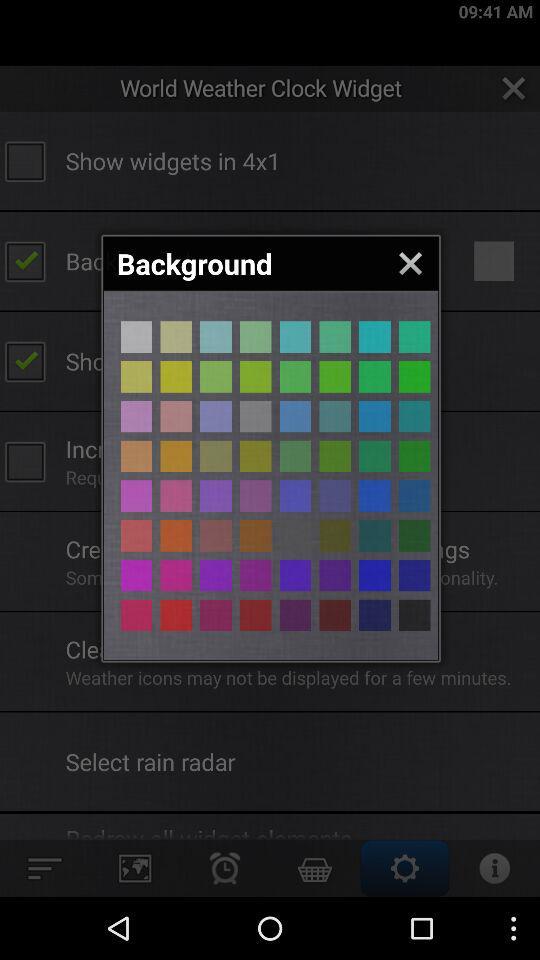  What do you see at coordinates (215, 337) in the screenshot?
I see `color of the button` at bounding box center [215, 337].